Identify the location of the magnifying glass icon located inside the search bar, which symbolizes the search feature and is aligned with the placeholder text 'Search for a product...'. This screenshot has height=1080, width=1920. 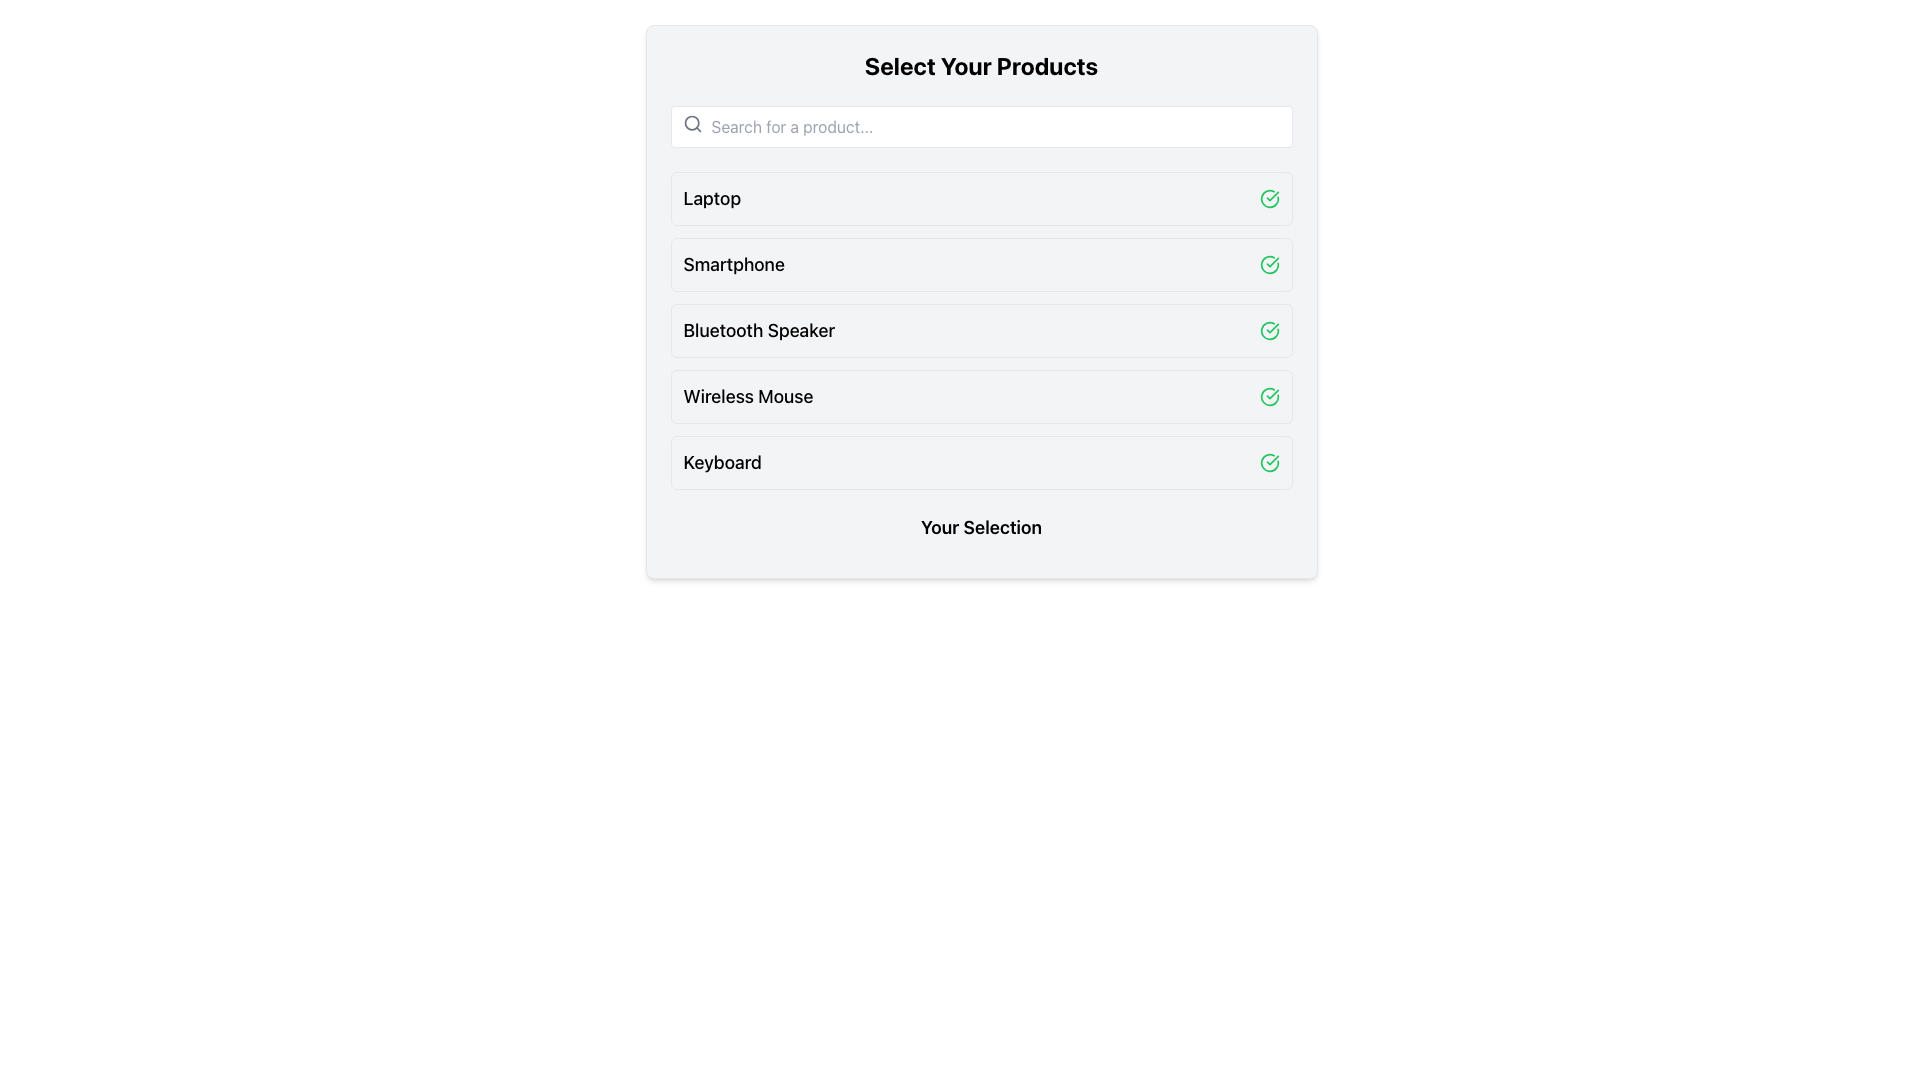
(692, 123).